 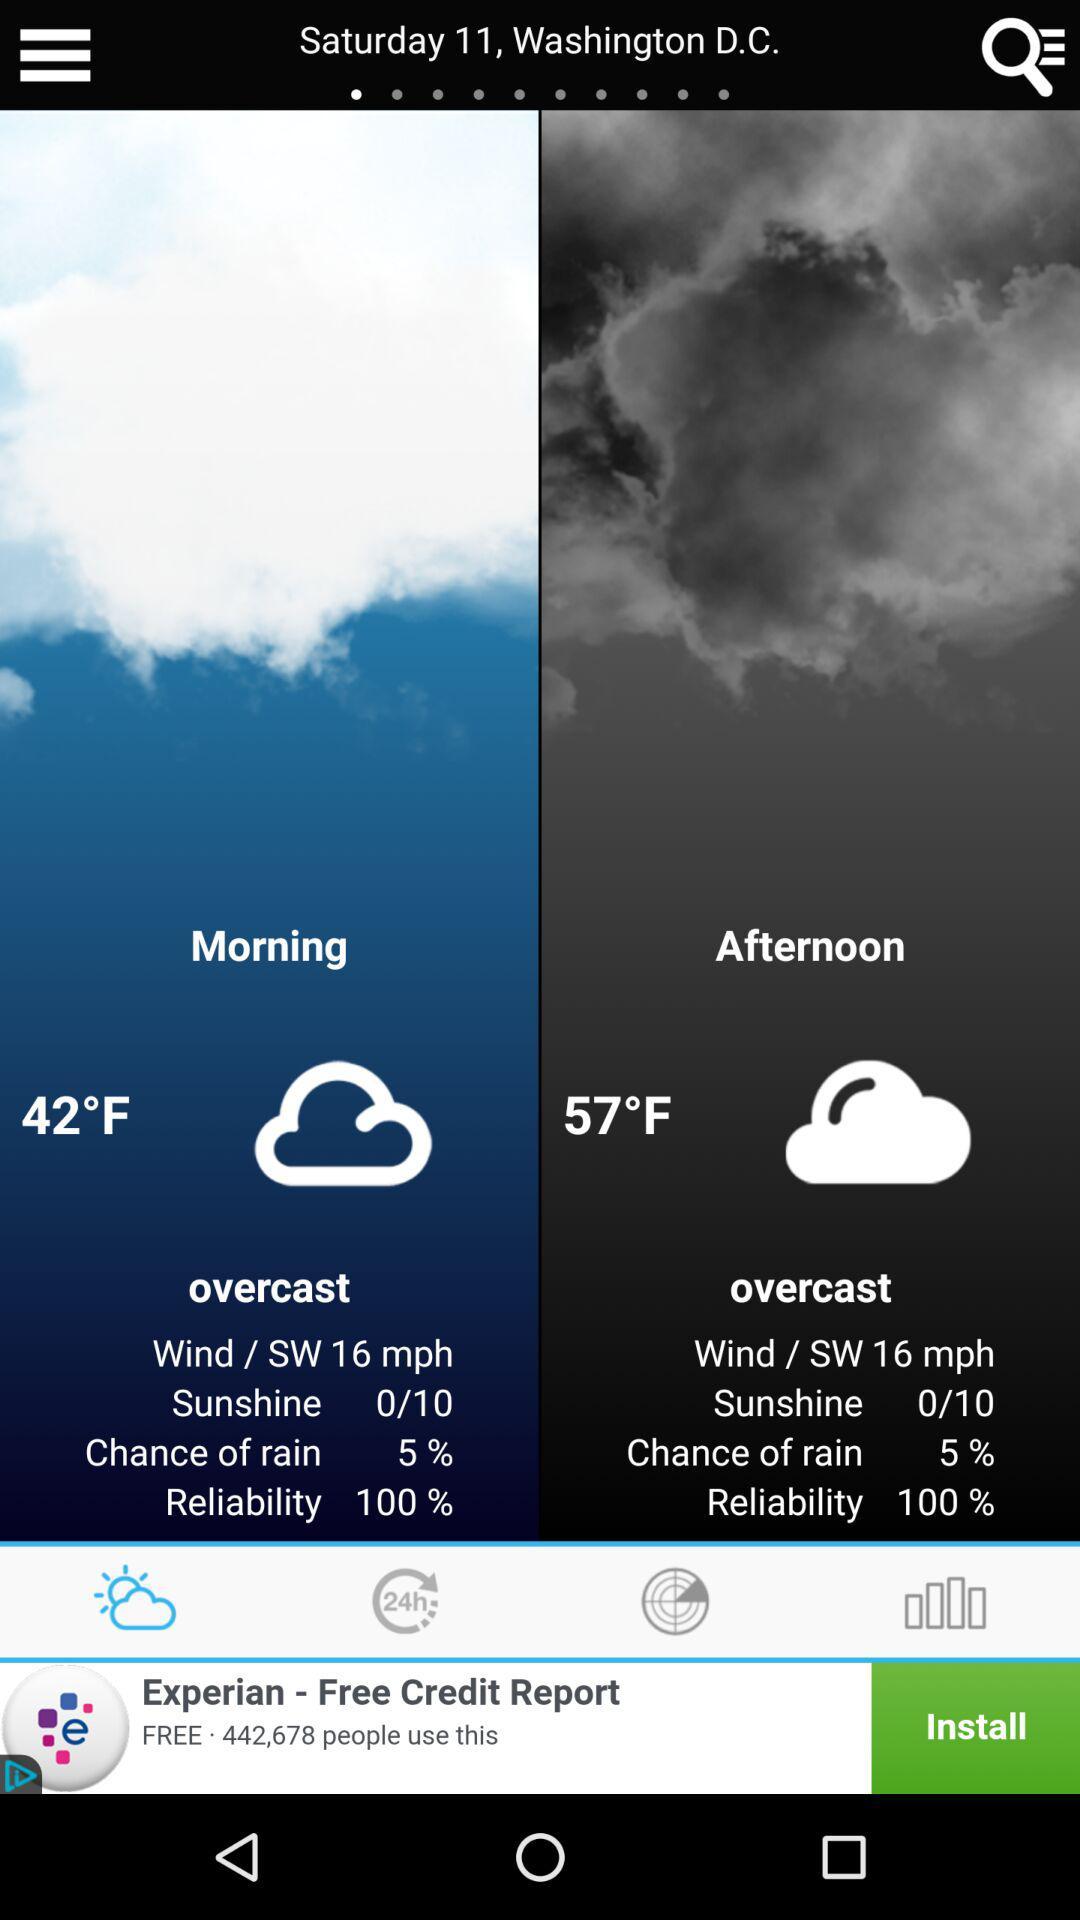 What do you see at coordinates (54, 55) in the screenshot?
I see `the menu items` at bounding box center [54, 55].